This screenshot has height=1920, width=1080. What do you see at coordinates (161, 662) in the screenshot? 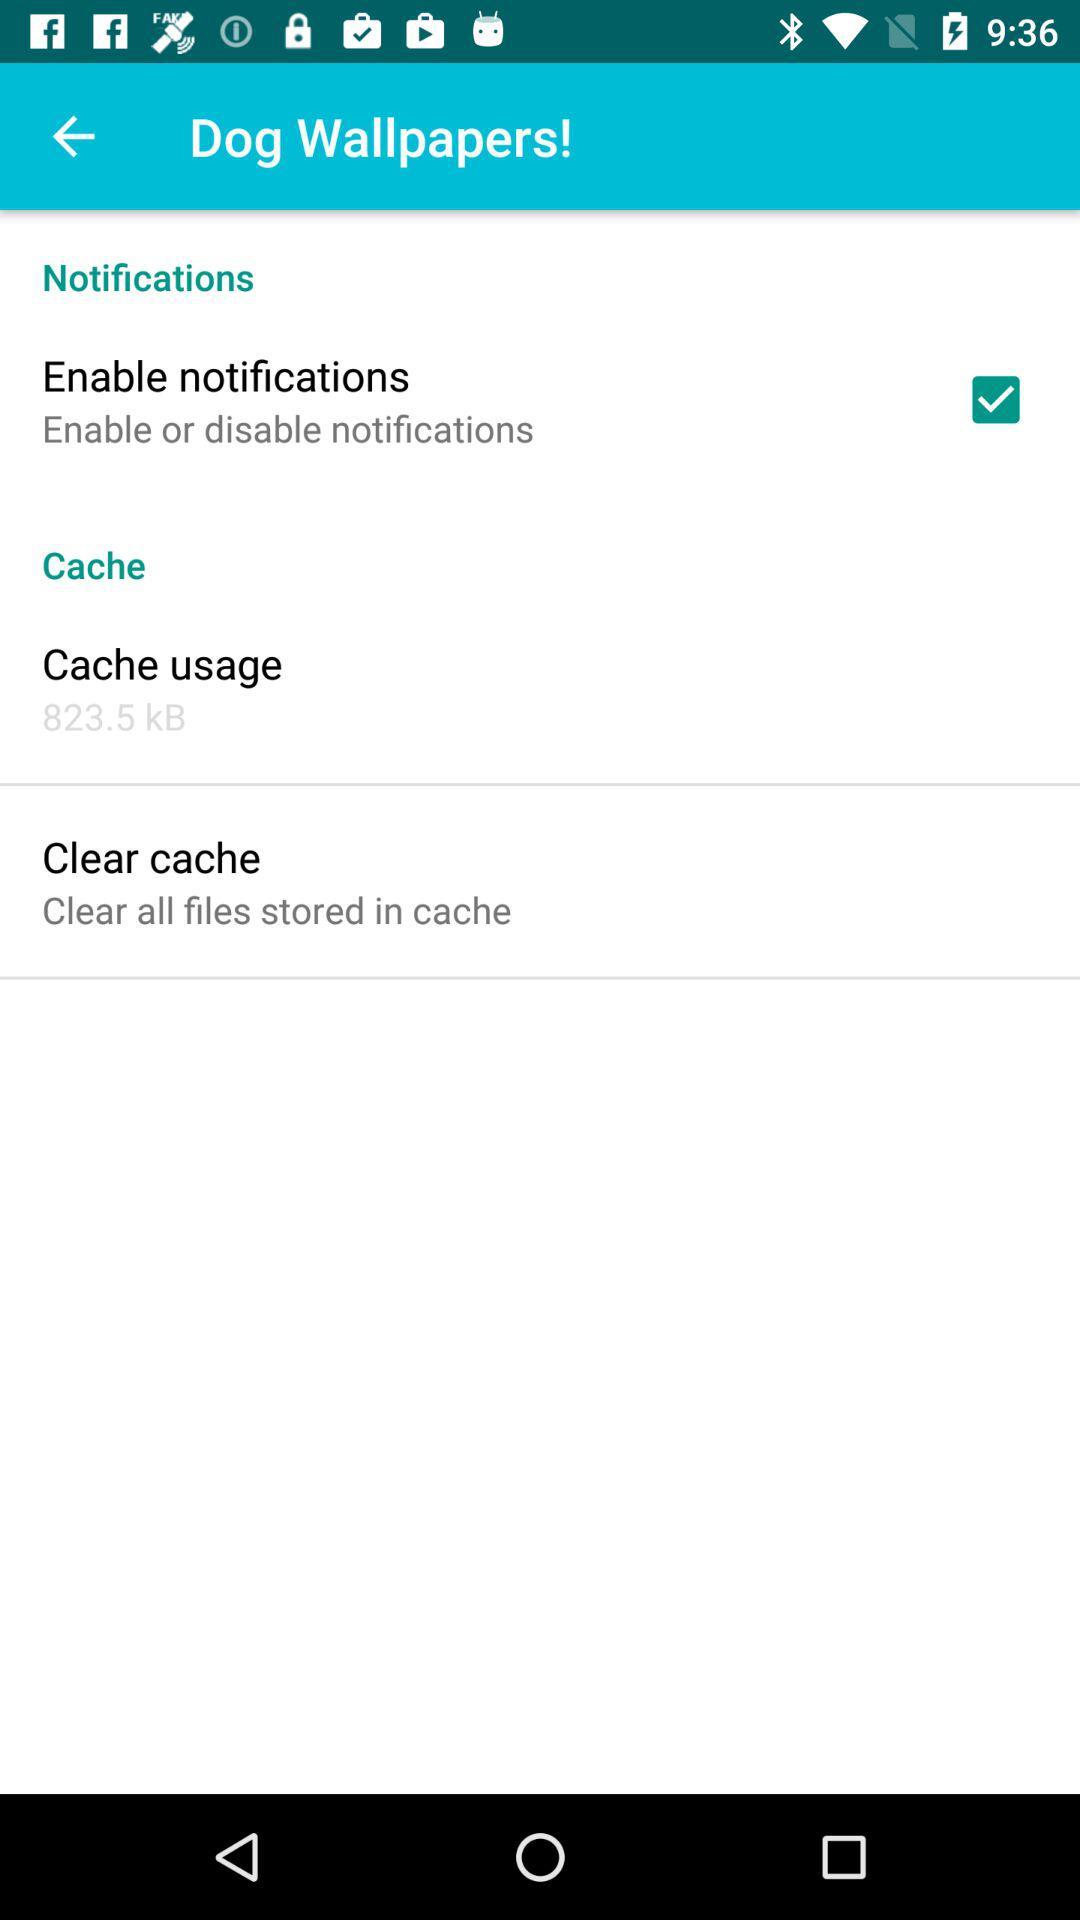
I see `the cache usage icon` at bounding box center [161, 662].